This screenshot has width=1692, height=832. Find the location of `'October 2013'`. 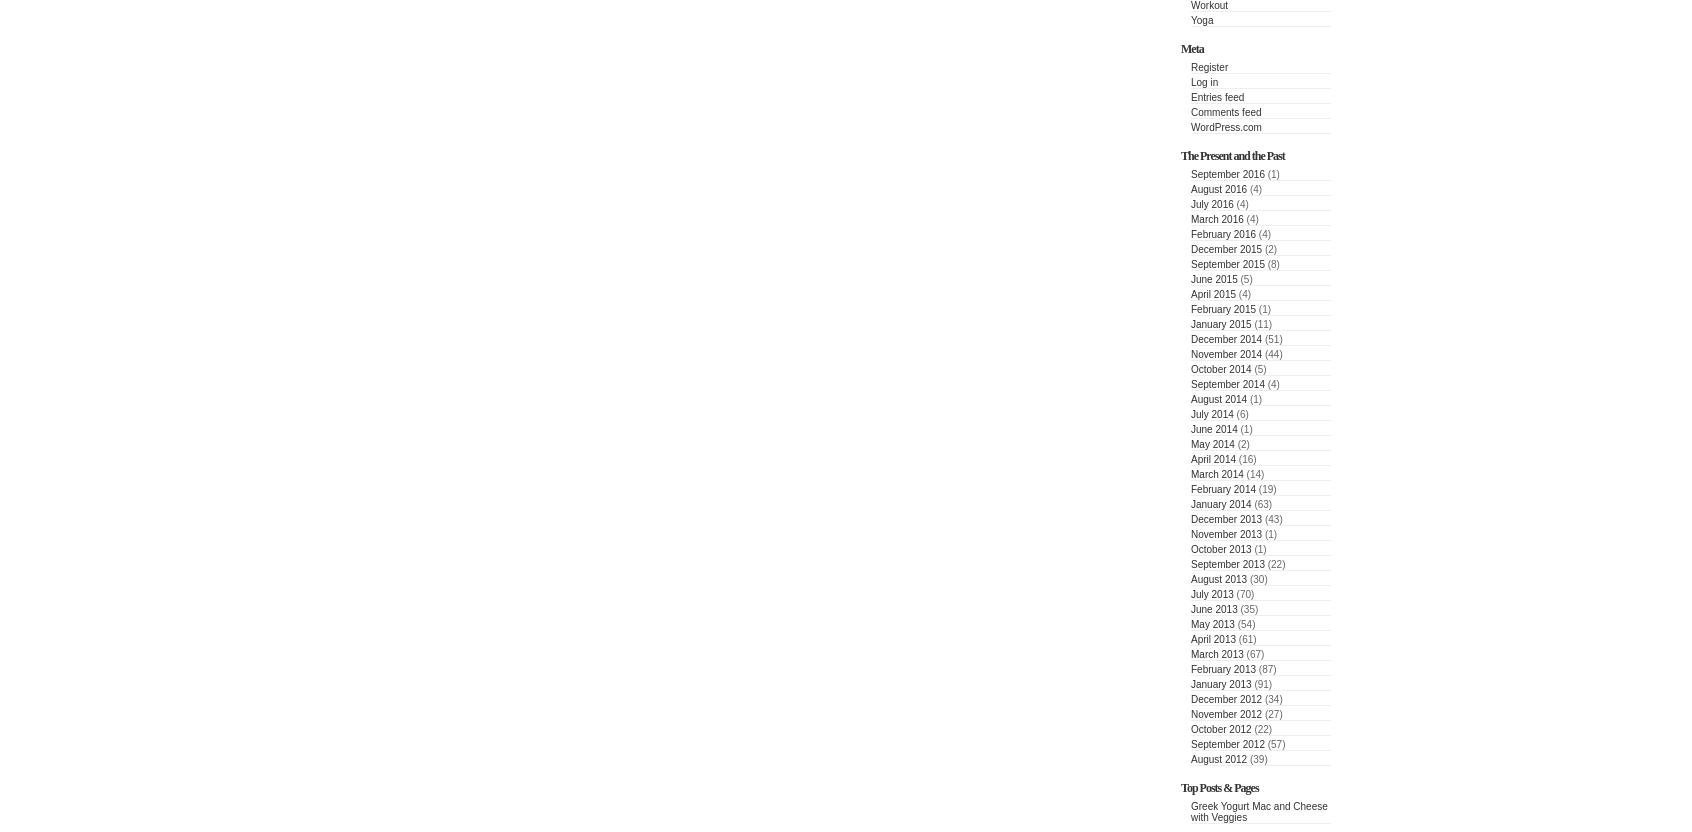

'October 2013' is located at coordinates (1220, 549).